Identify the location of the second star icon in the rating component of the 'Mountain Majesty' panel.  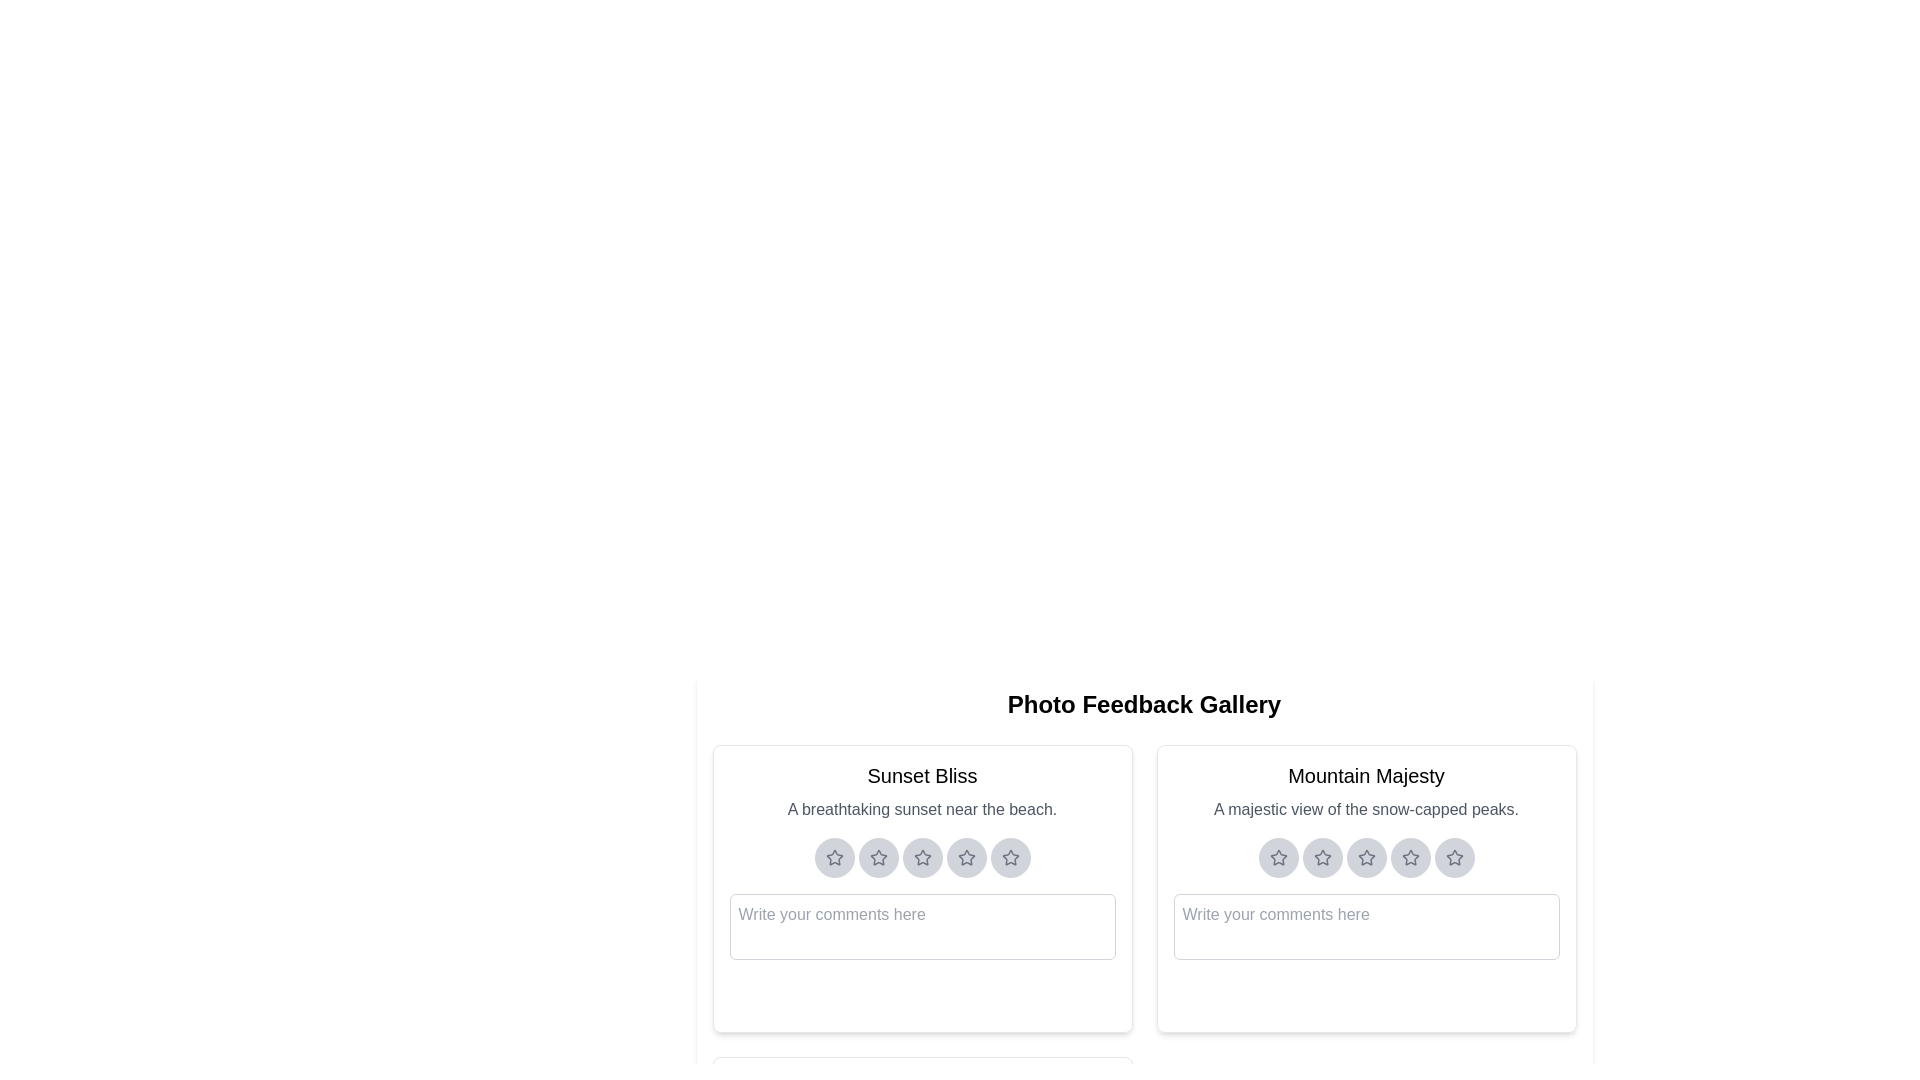
(1322, 856).